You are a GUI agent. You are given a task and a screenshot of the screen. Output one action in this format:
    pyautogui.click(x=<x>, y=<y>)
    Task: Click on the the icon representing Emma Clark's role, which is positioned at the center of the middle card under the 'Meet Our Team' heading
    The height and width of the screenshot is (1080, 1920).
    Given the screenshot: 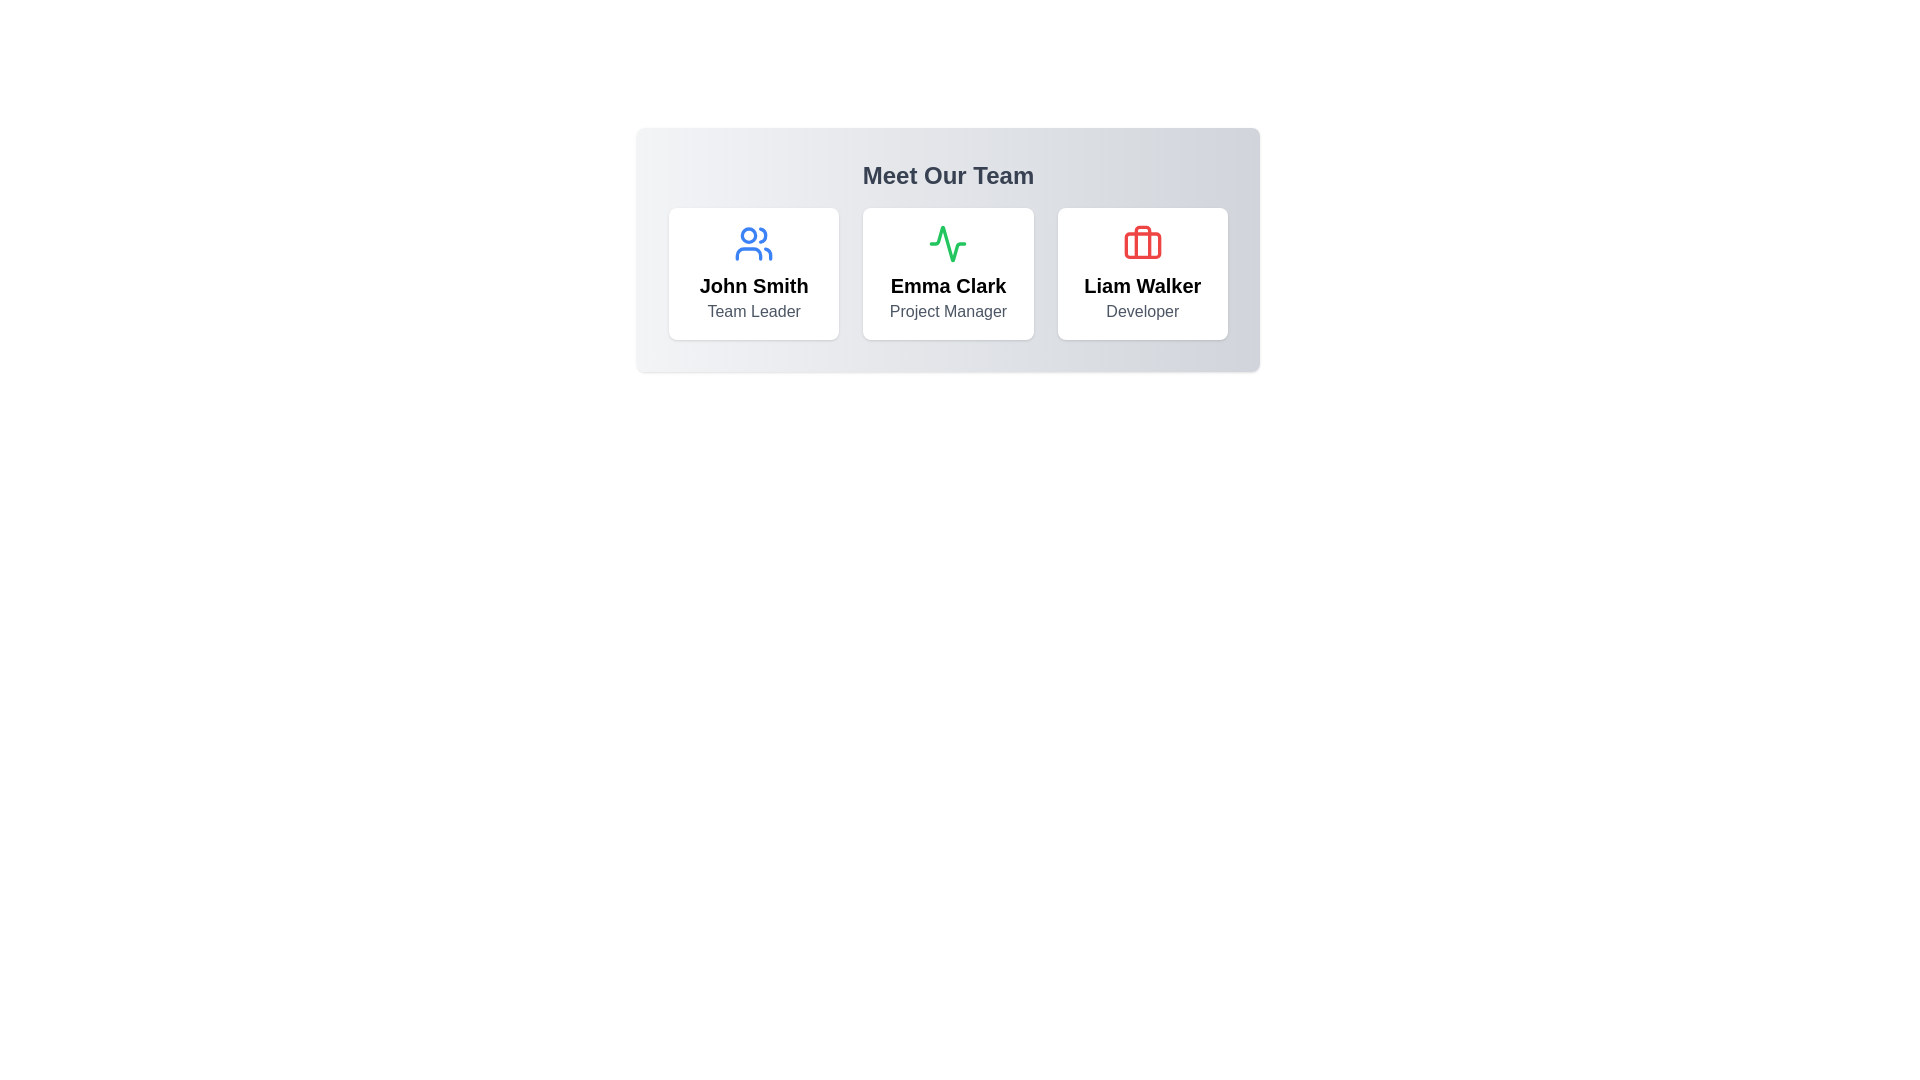 What is the action you would take?
    pyautogui.click(x=947, y=242)
    